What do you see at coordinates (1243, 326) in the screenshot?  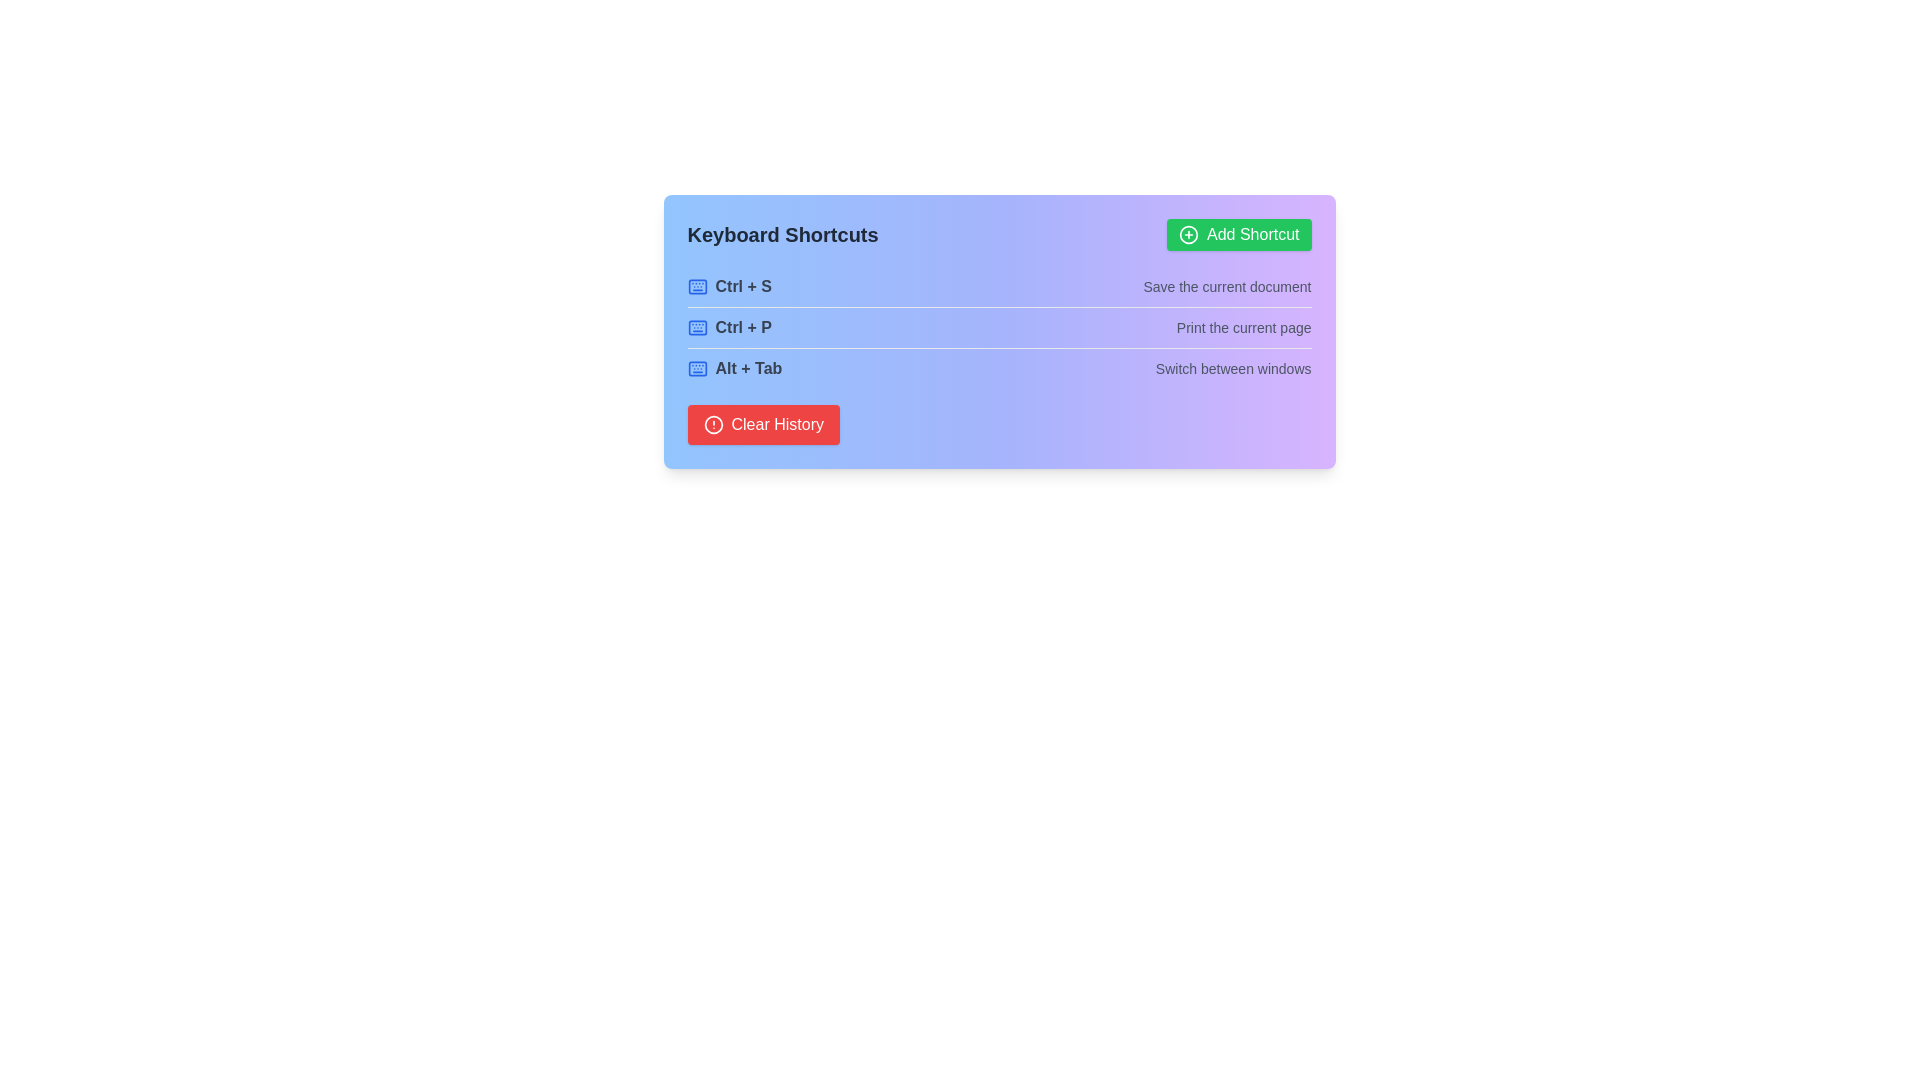 I see `the descriptive text label that informs the user about the purpose of the 'Ctrl + P' shortcut, which is to print the current page` at bounding box center [1243, 326].